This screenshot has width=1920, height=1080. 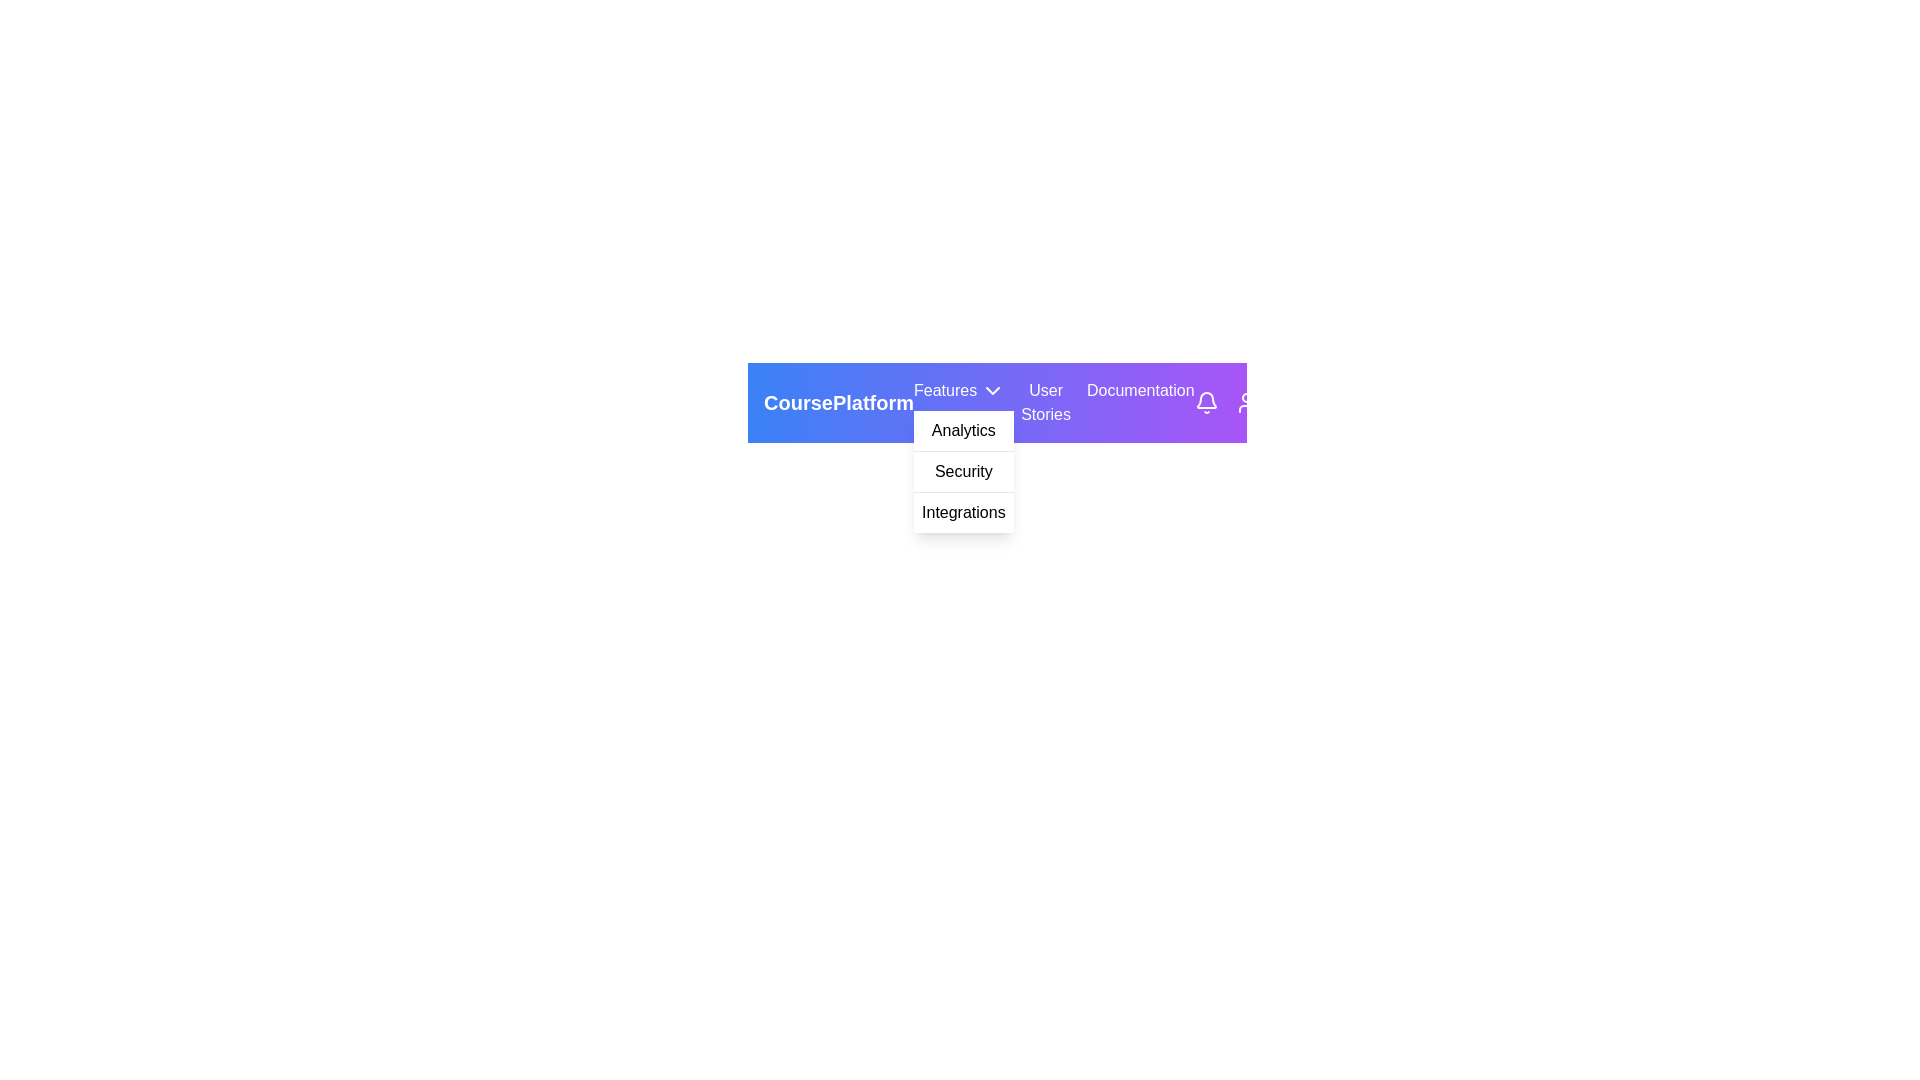 What do you see at coordinates (958, 390) in the screenshot?
I see `the 'Features' dropdown menu trigger button, which is labeled with white text on a purple background and is located in the top navigation bar` at bounding box center [958, 390].